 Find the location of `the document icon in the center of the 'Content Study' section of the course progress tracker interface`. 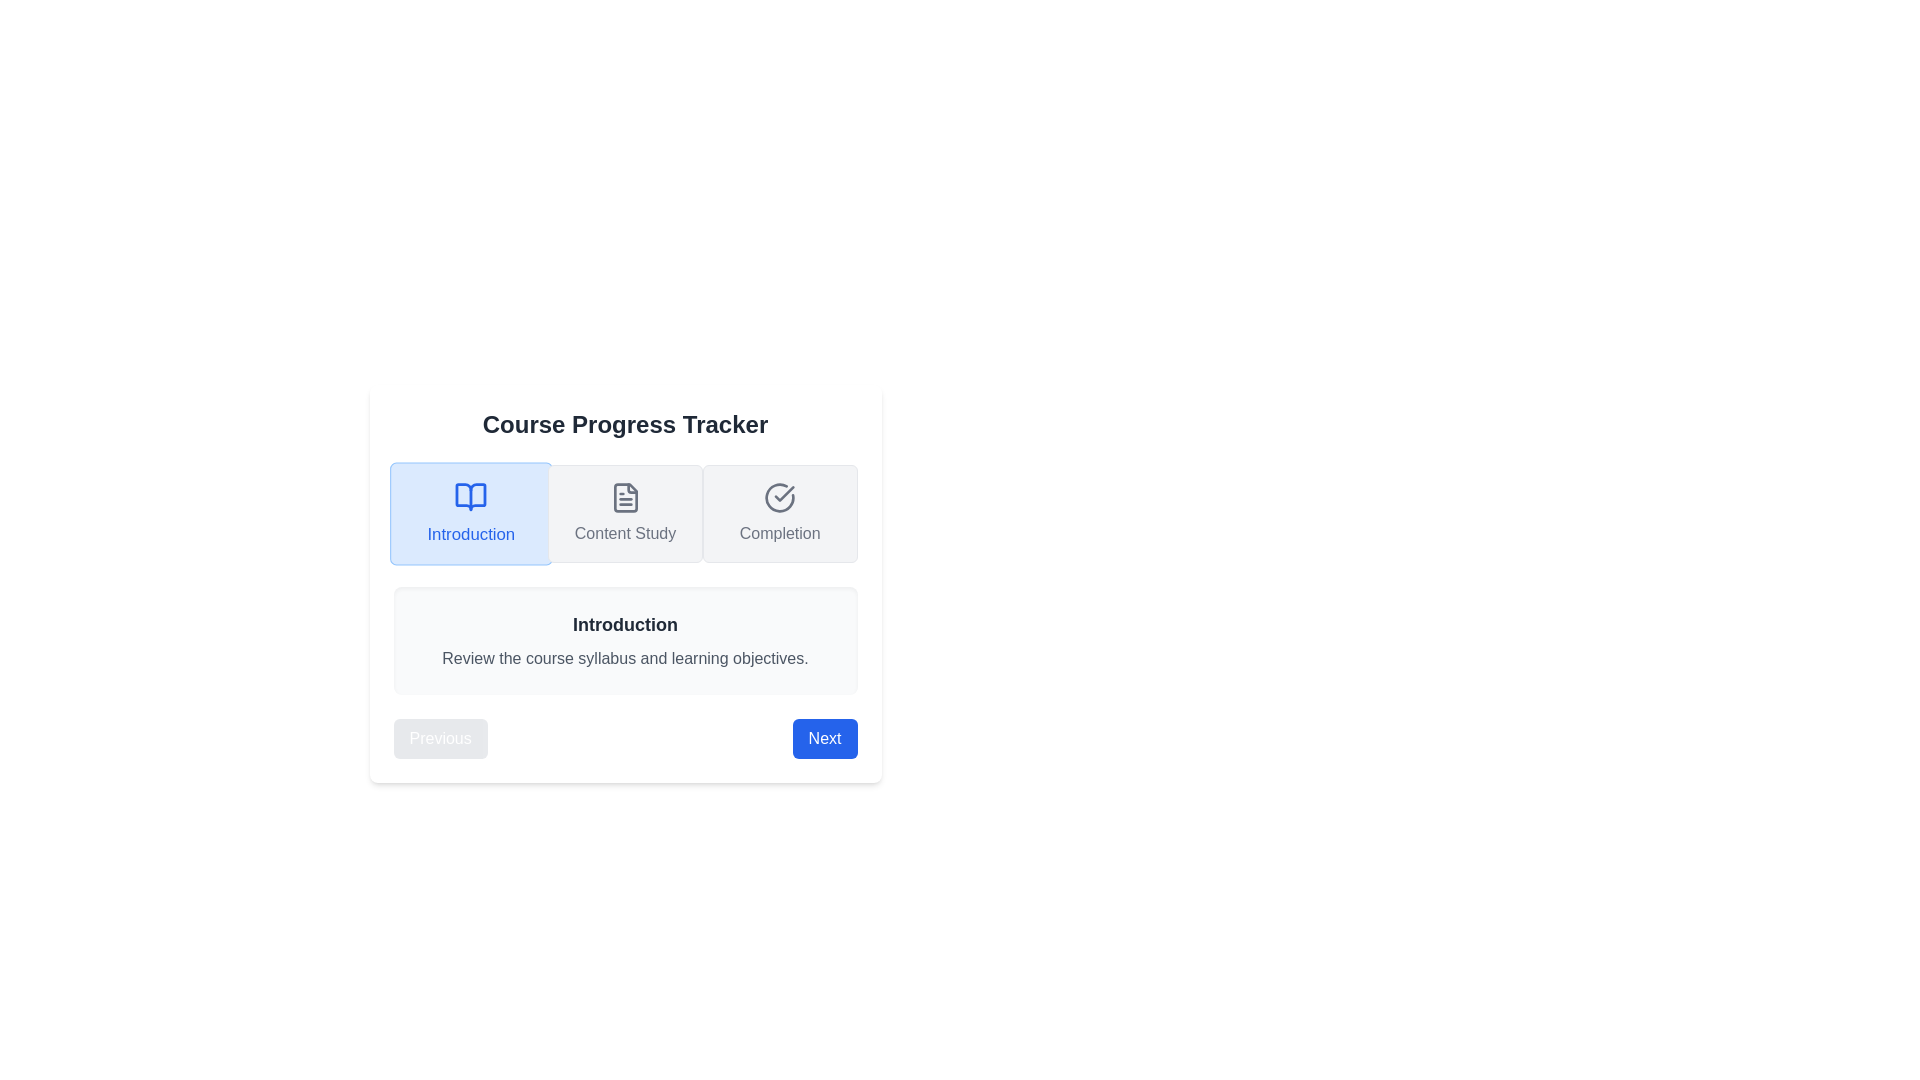

the document icon in the center of the 'Content Study' section of the course progress tracker interface is located at coordinates (624, 496).